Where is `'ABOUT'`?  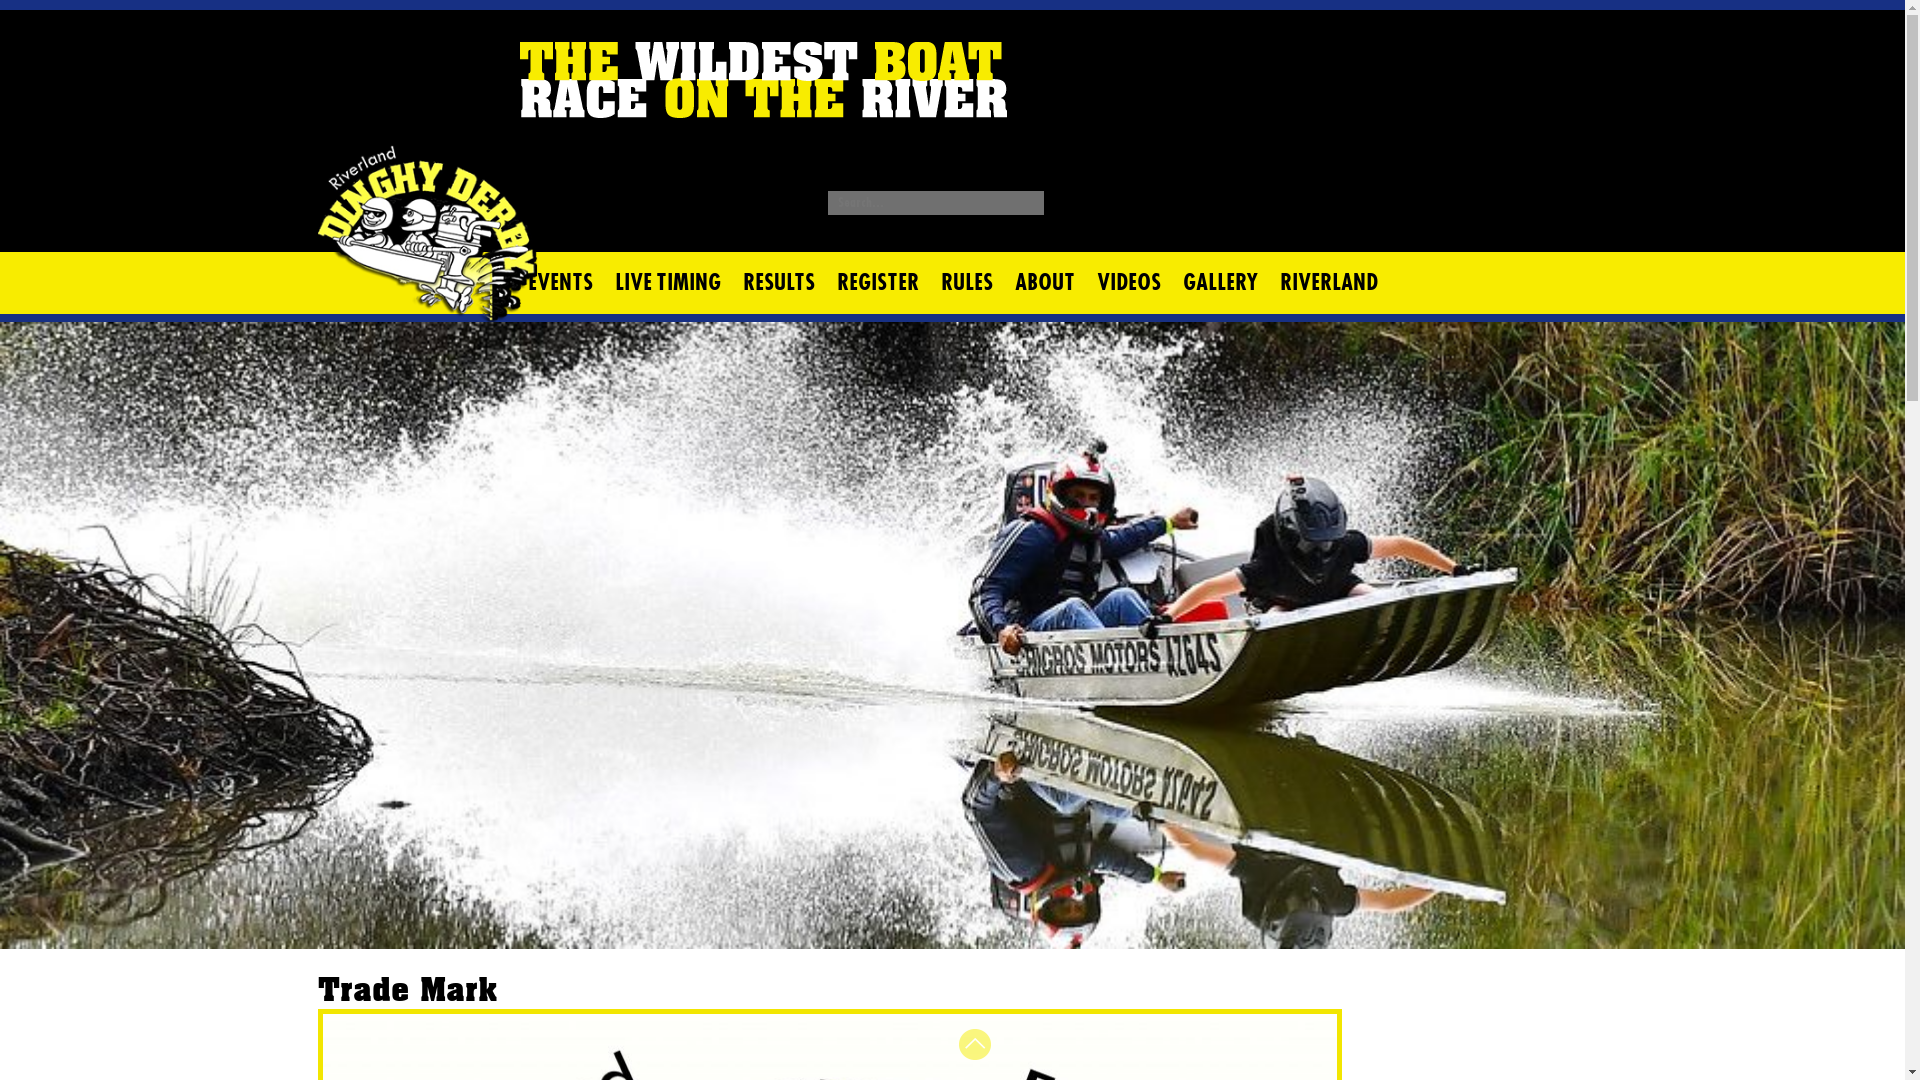
'ABOUT' is located at coordinates (1044, 282).